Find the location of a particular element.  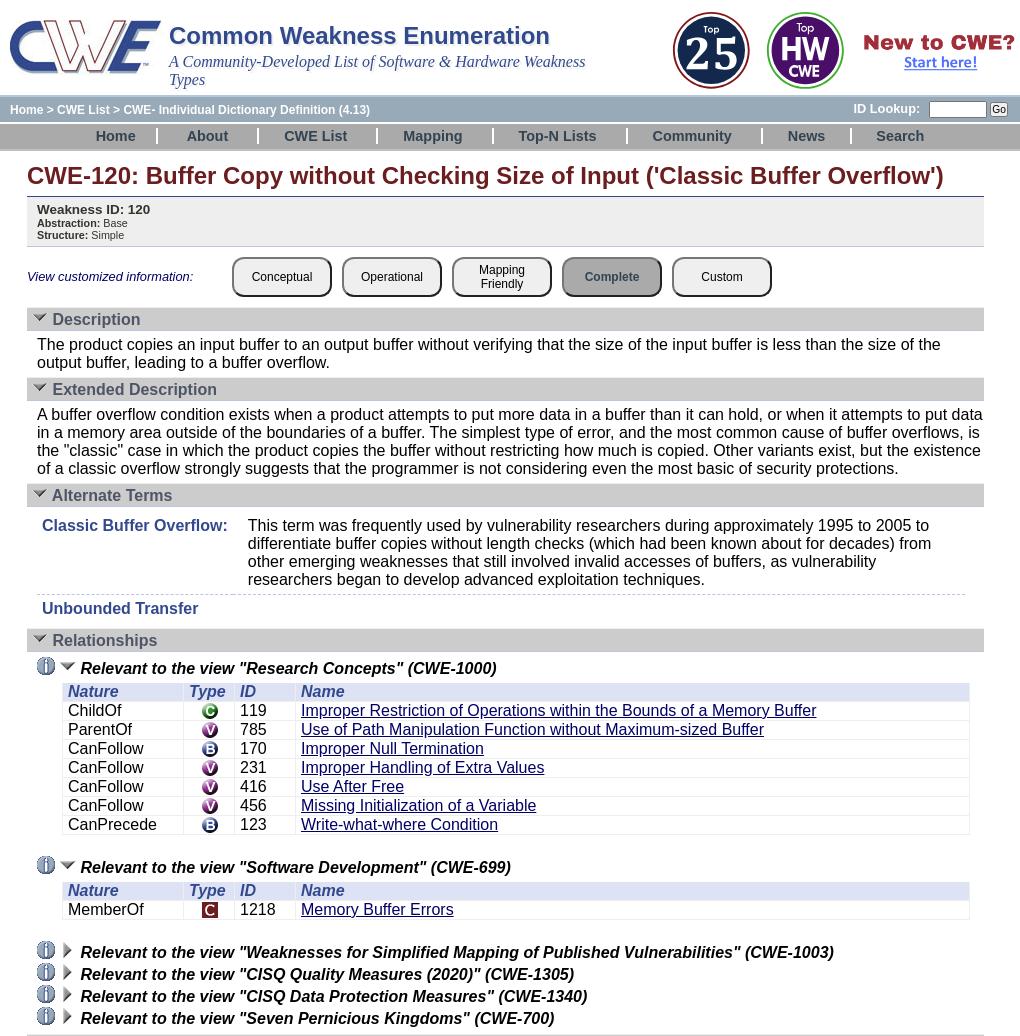

'Structure:' is located at coordinates (63, 234).